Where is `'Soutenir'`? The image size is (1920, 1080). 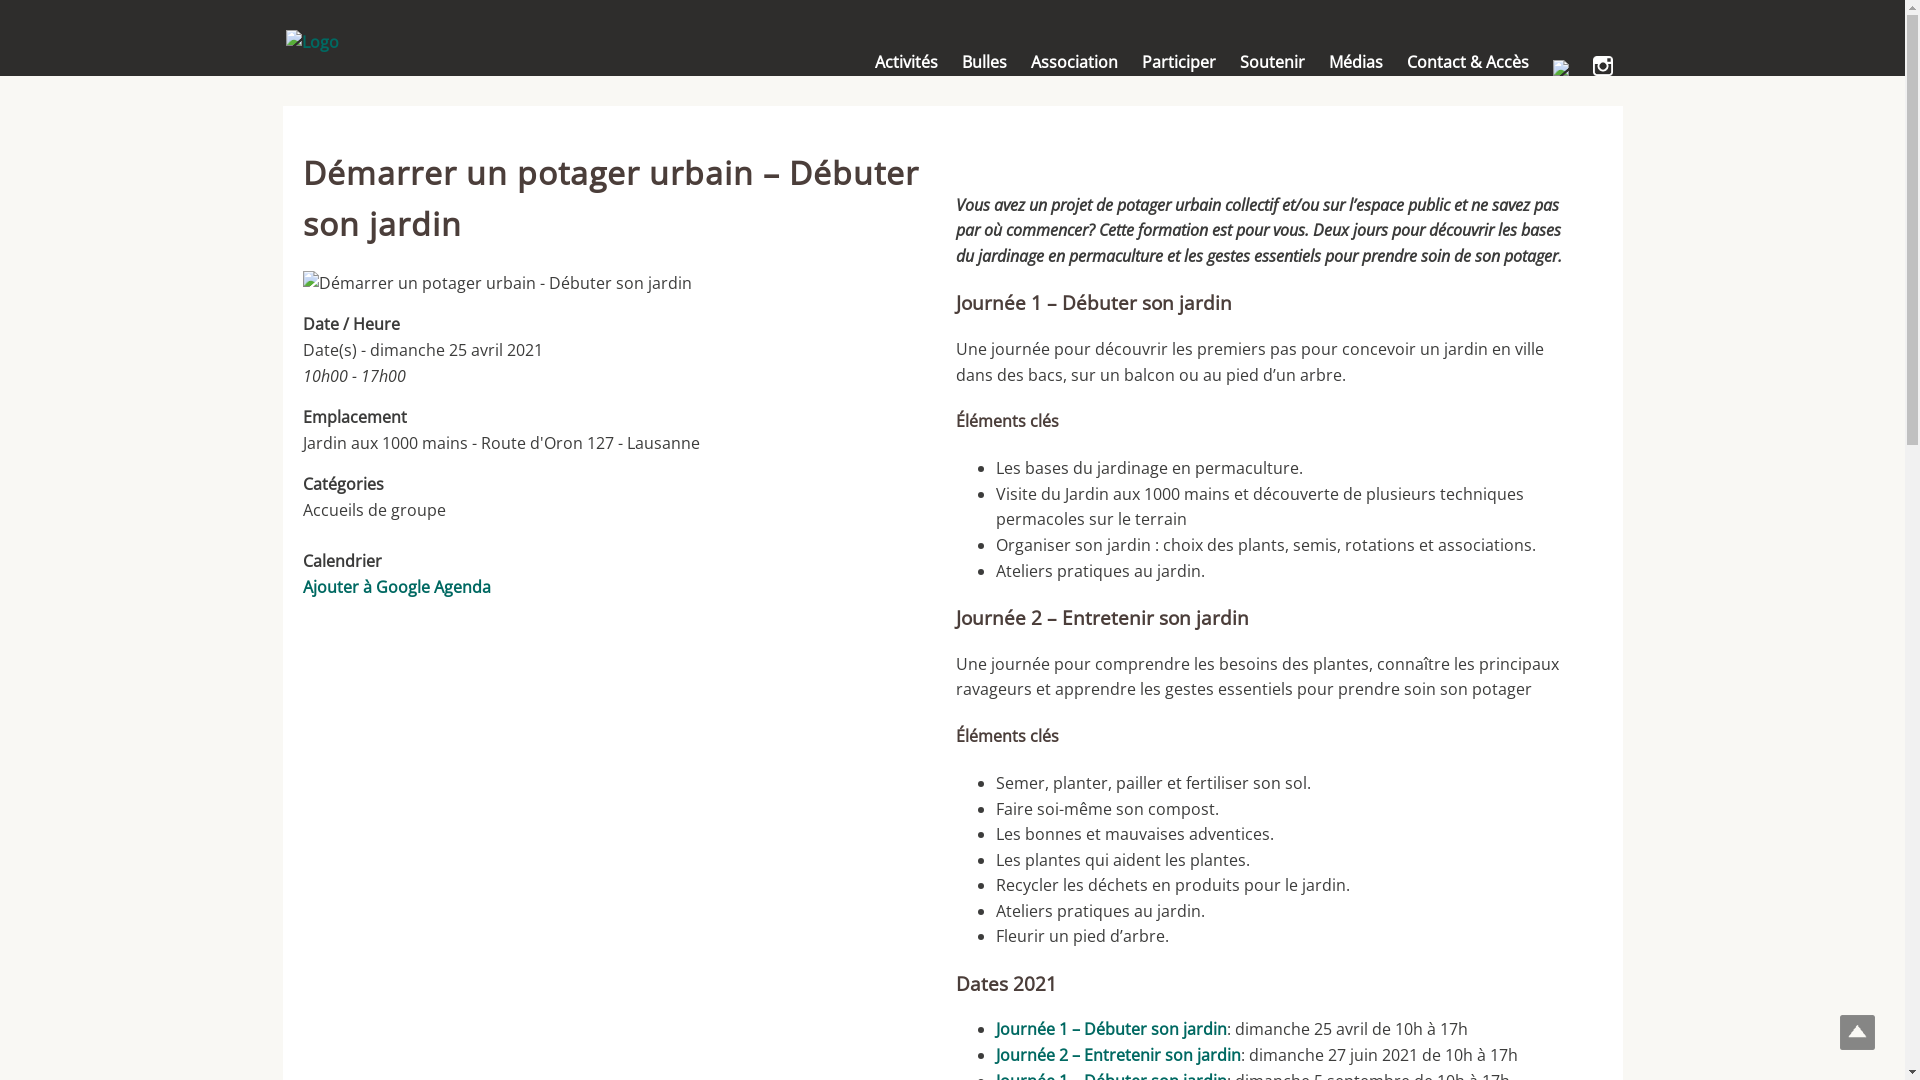 'Soutenir' is located at coordinates (1271, 60).